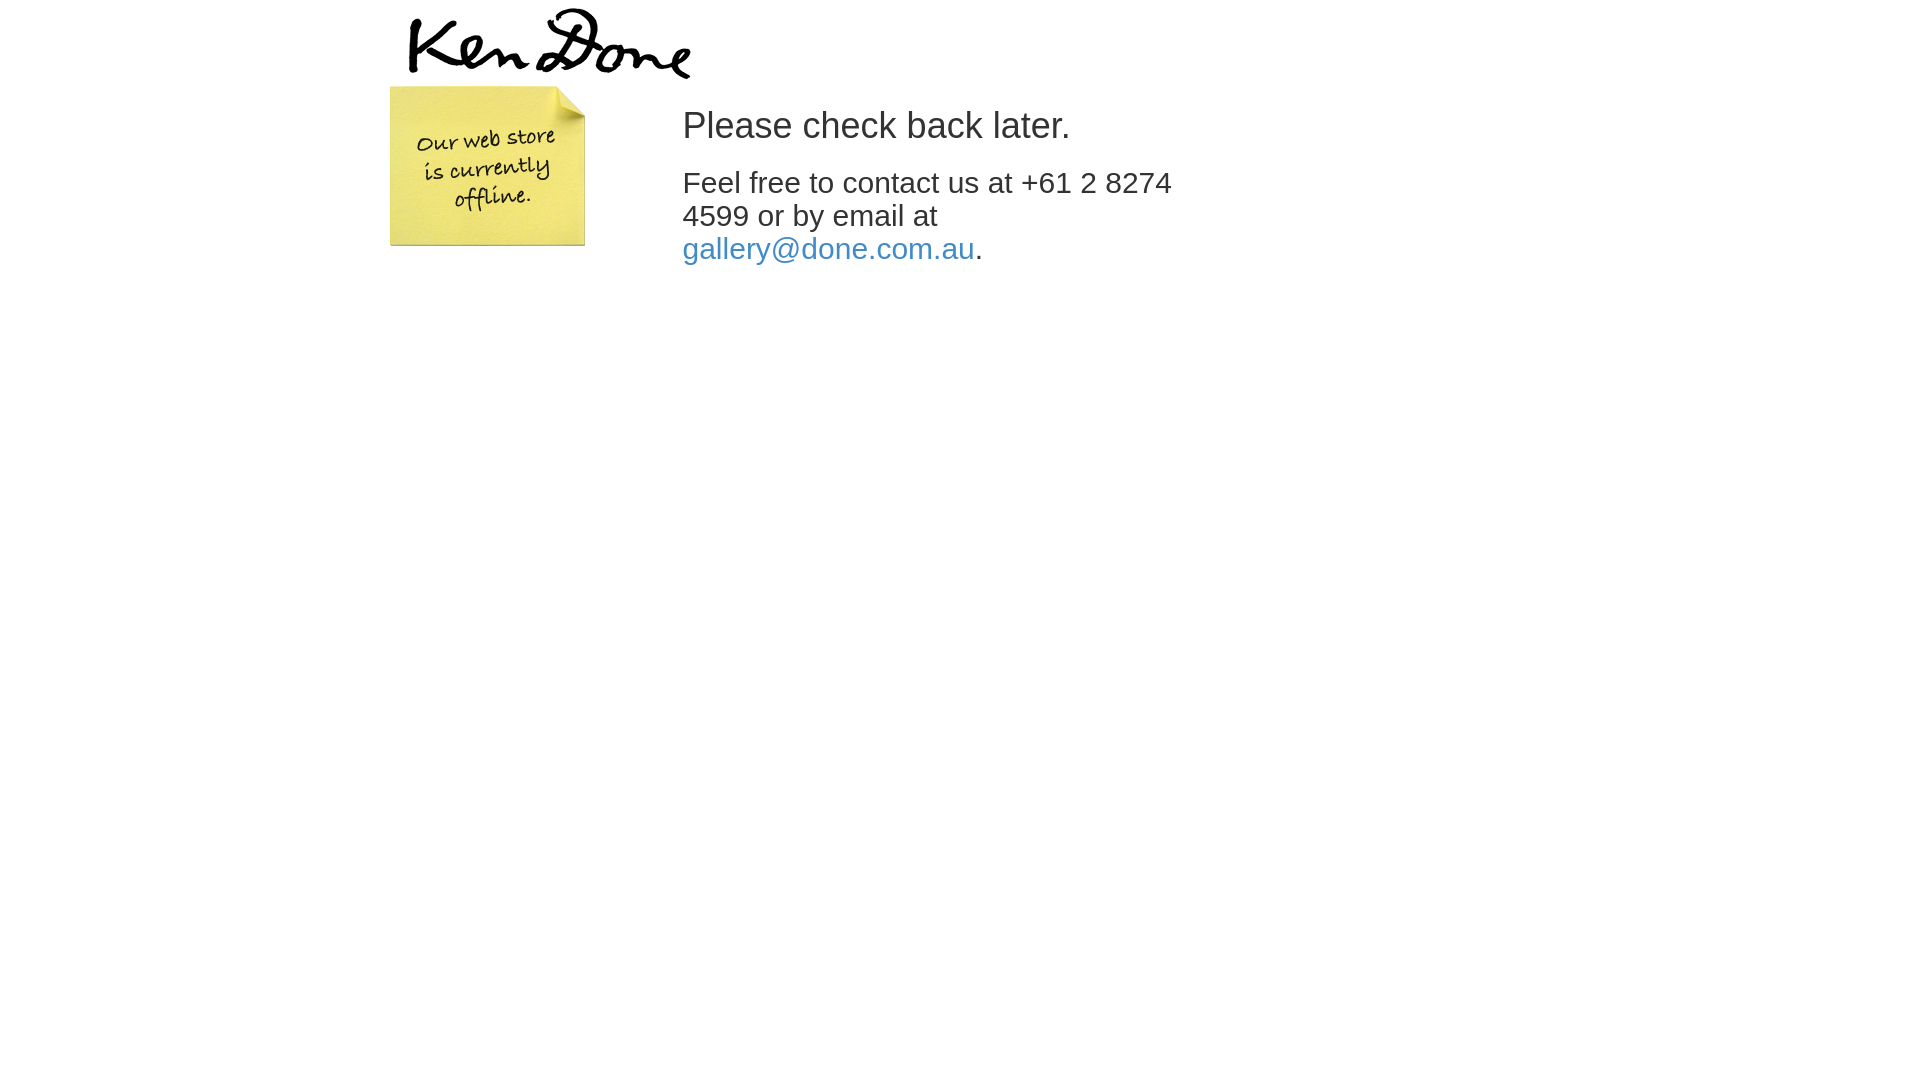 Image resolution: width=1920 pixels, height=1080 pixels. Describe the element at coordinates (828, 247) in the screenshot. I see `'gallery@done.com.au'` at that location.